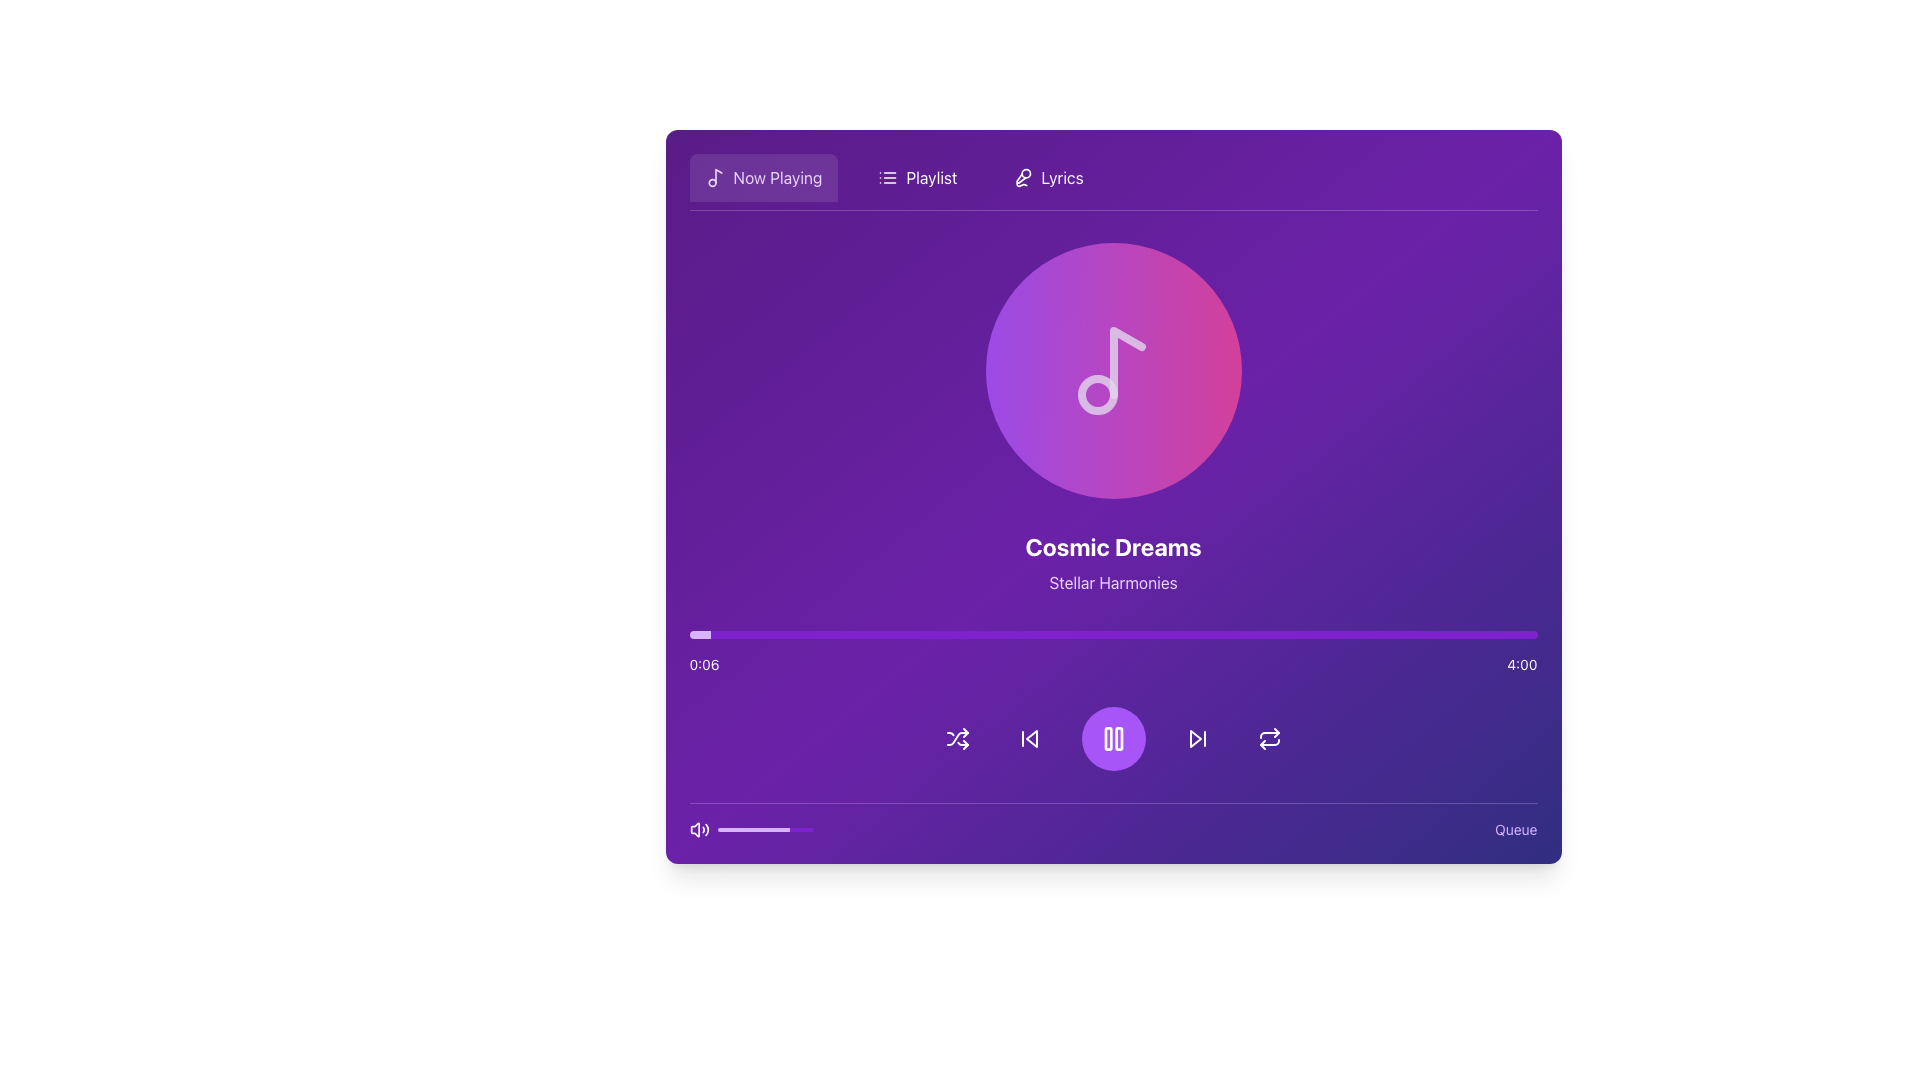 This screenshot has height=1080, width=1920. What do you see at coordinates (1112, 563) in the screenshot?
I see `the text block displaying the current playing track's title 'Cosmic Dreams' and subtitle 'Stellar Harmonies', located centrally beneath a circular icon and above a progress bar` at bounding box center [1112, 563].